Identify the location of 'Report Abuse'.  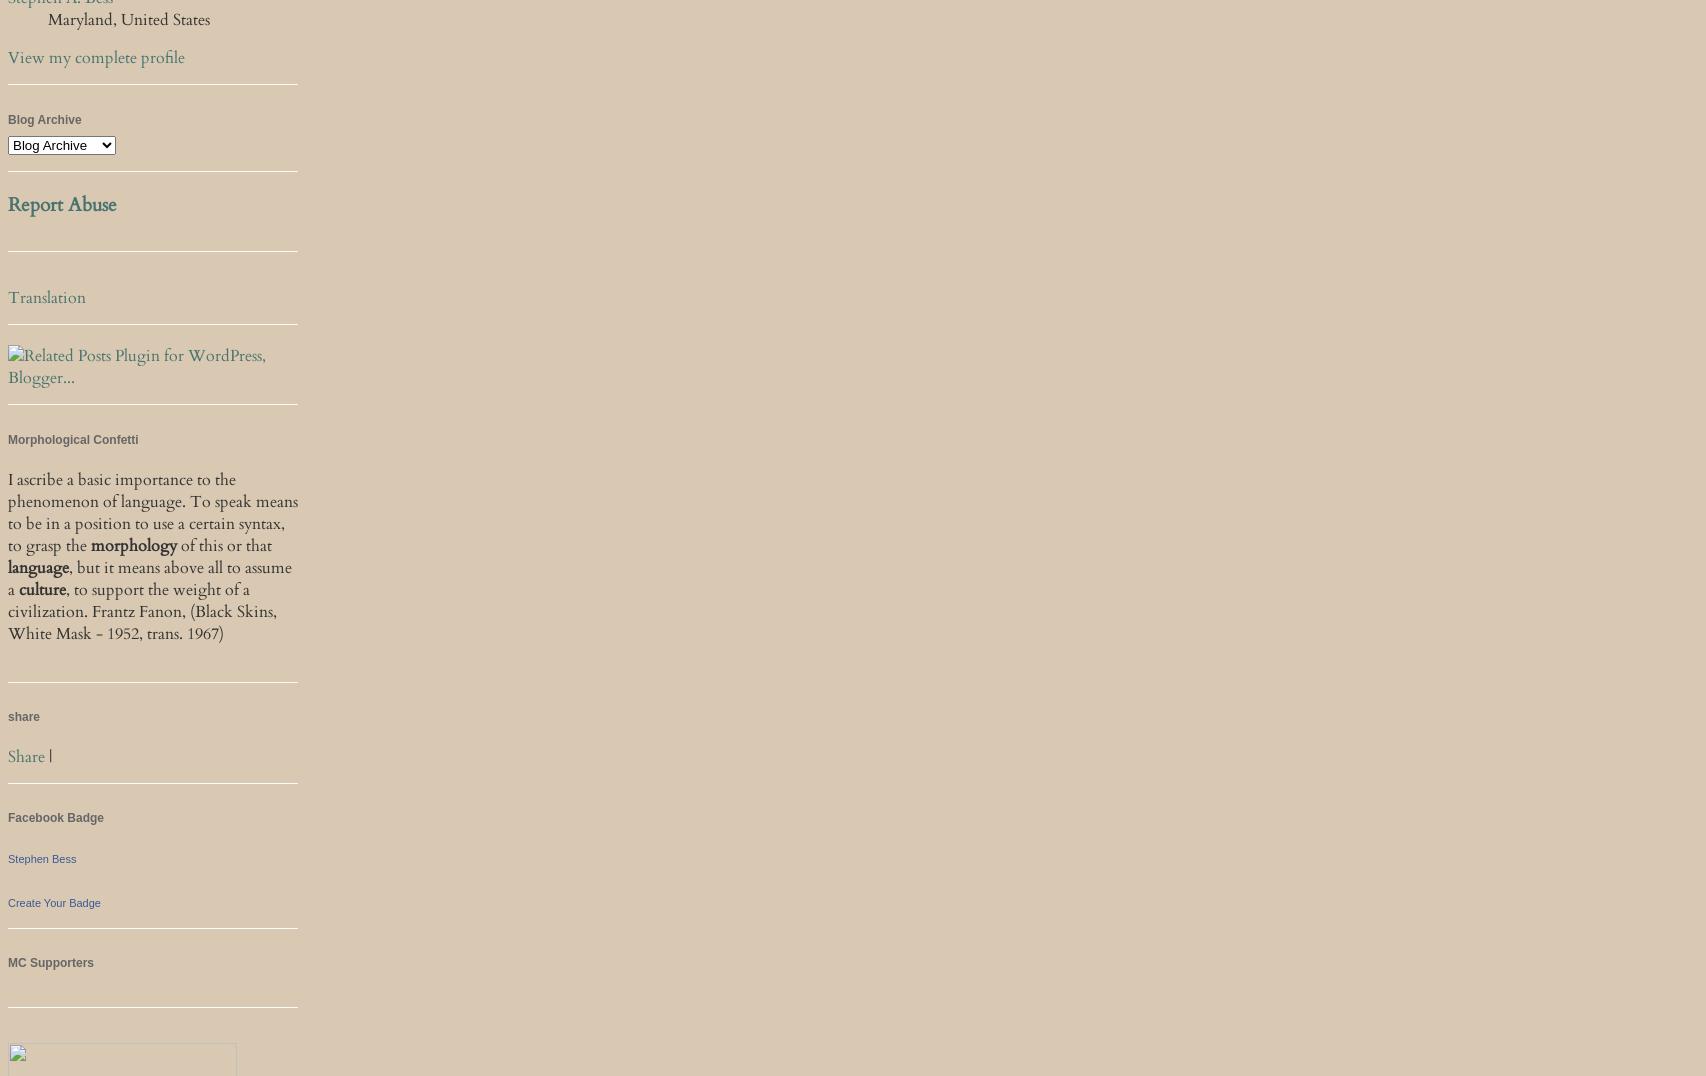
(62, 203).